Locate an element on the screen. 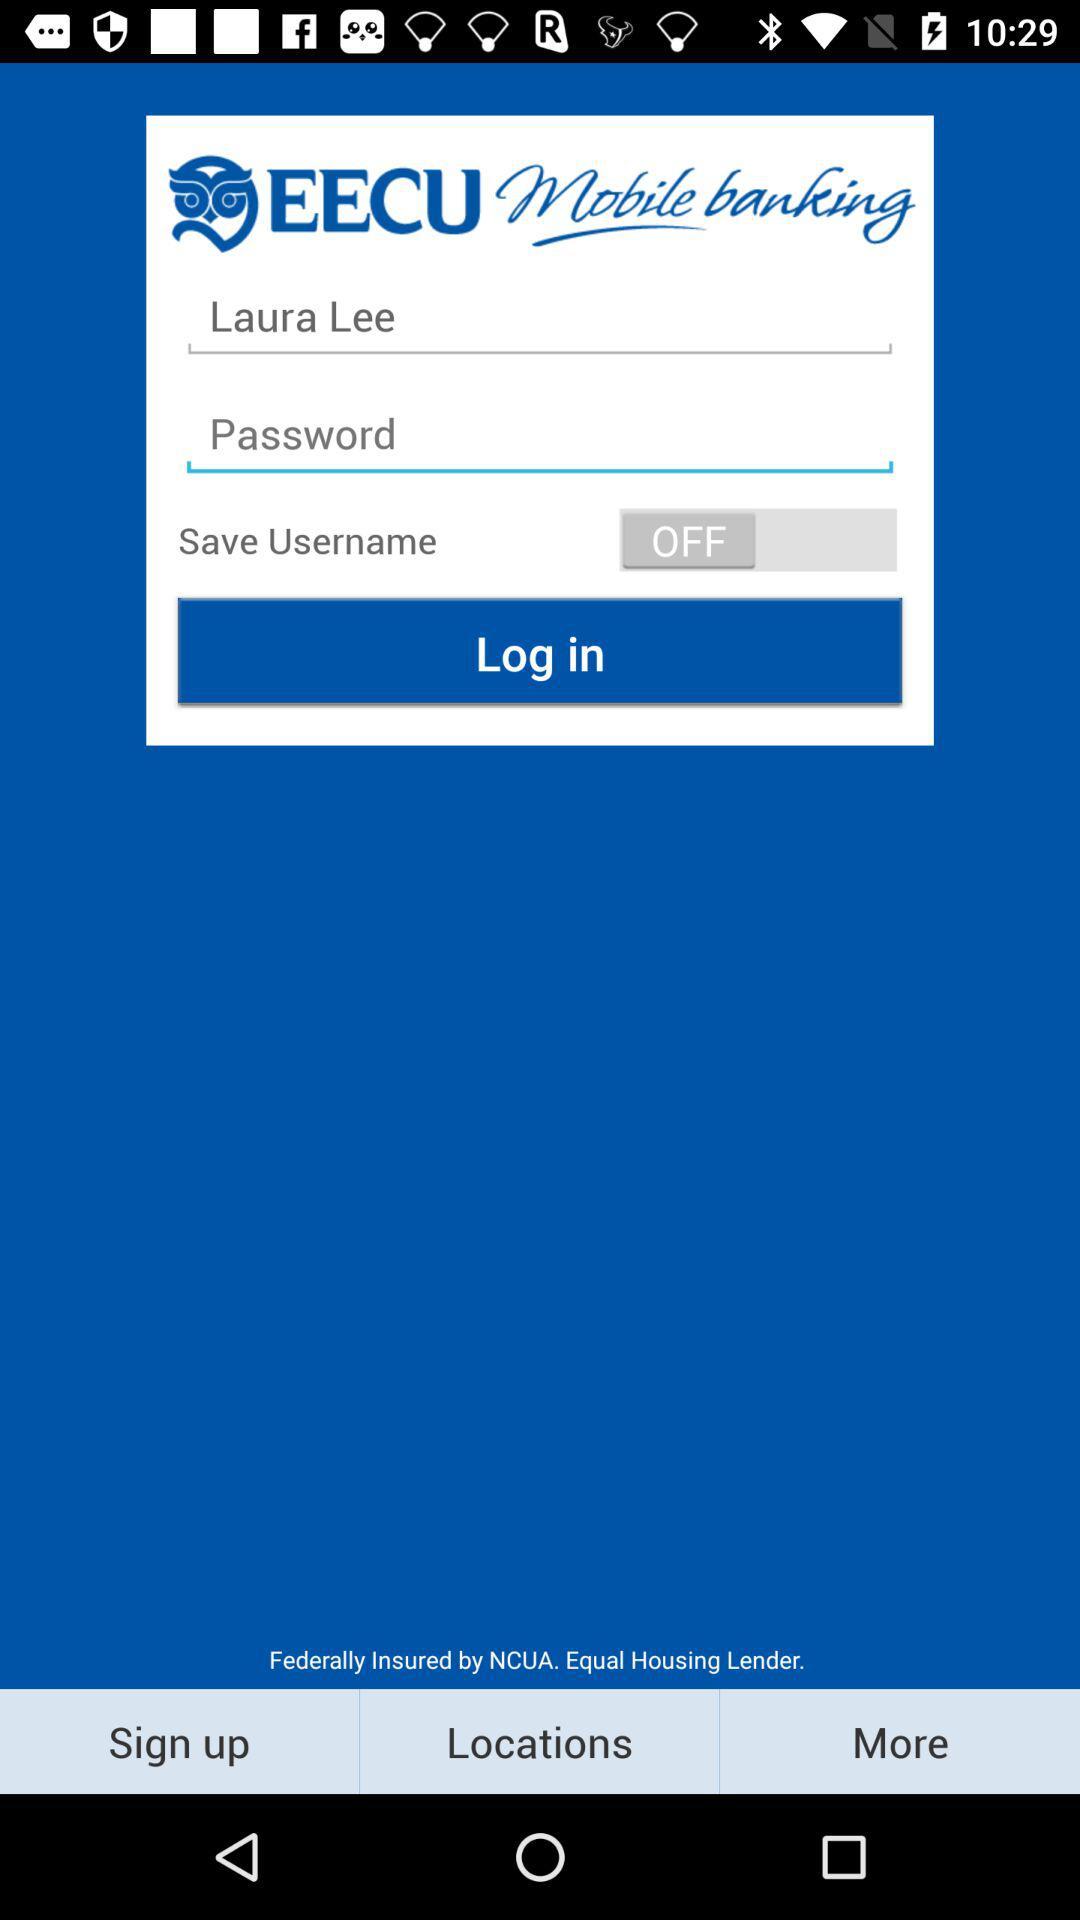 This screenshot has height=1920, width=1080. the locations is located at coordinates (538, 1740).